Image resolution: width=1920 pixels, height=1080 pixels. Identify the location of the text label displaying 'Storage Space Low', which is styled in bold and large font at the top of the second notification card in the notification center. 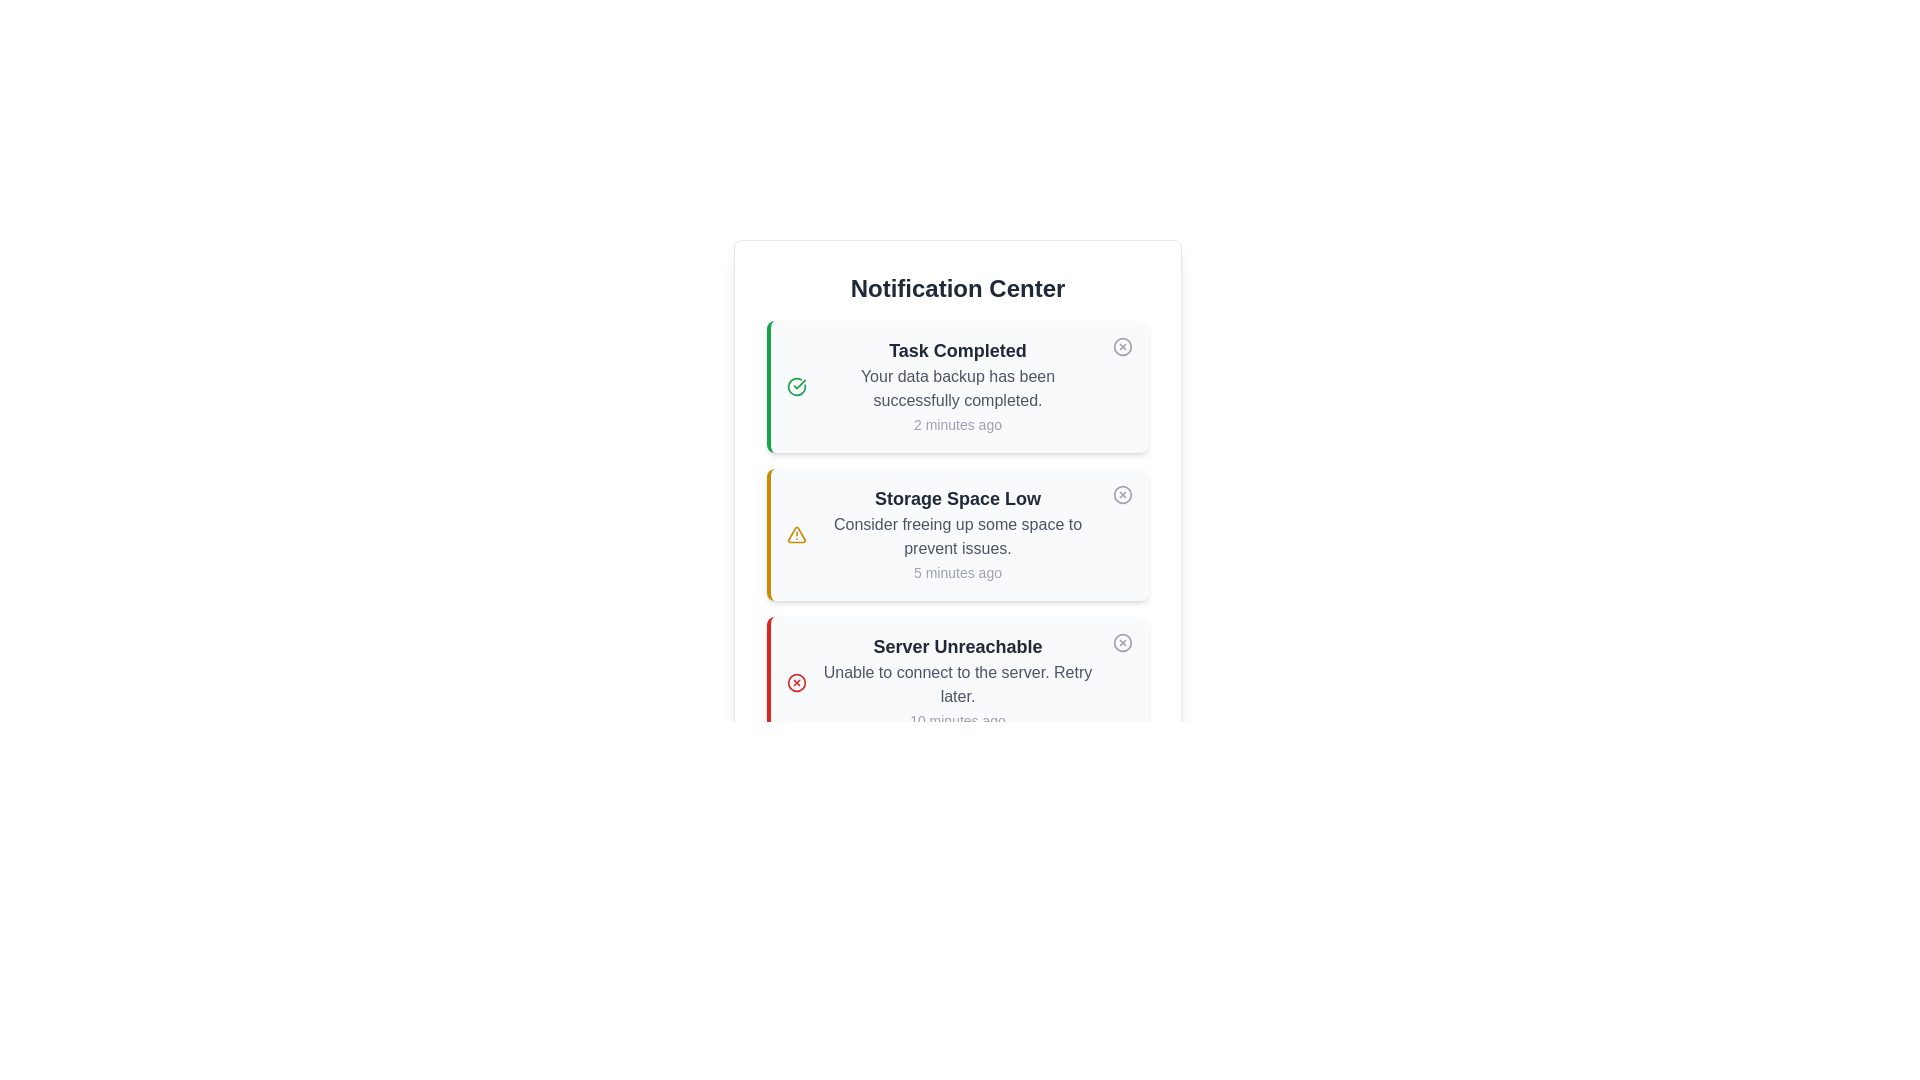
(957, 497).